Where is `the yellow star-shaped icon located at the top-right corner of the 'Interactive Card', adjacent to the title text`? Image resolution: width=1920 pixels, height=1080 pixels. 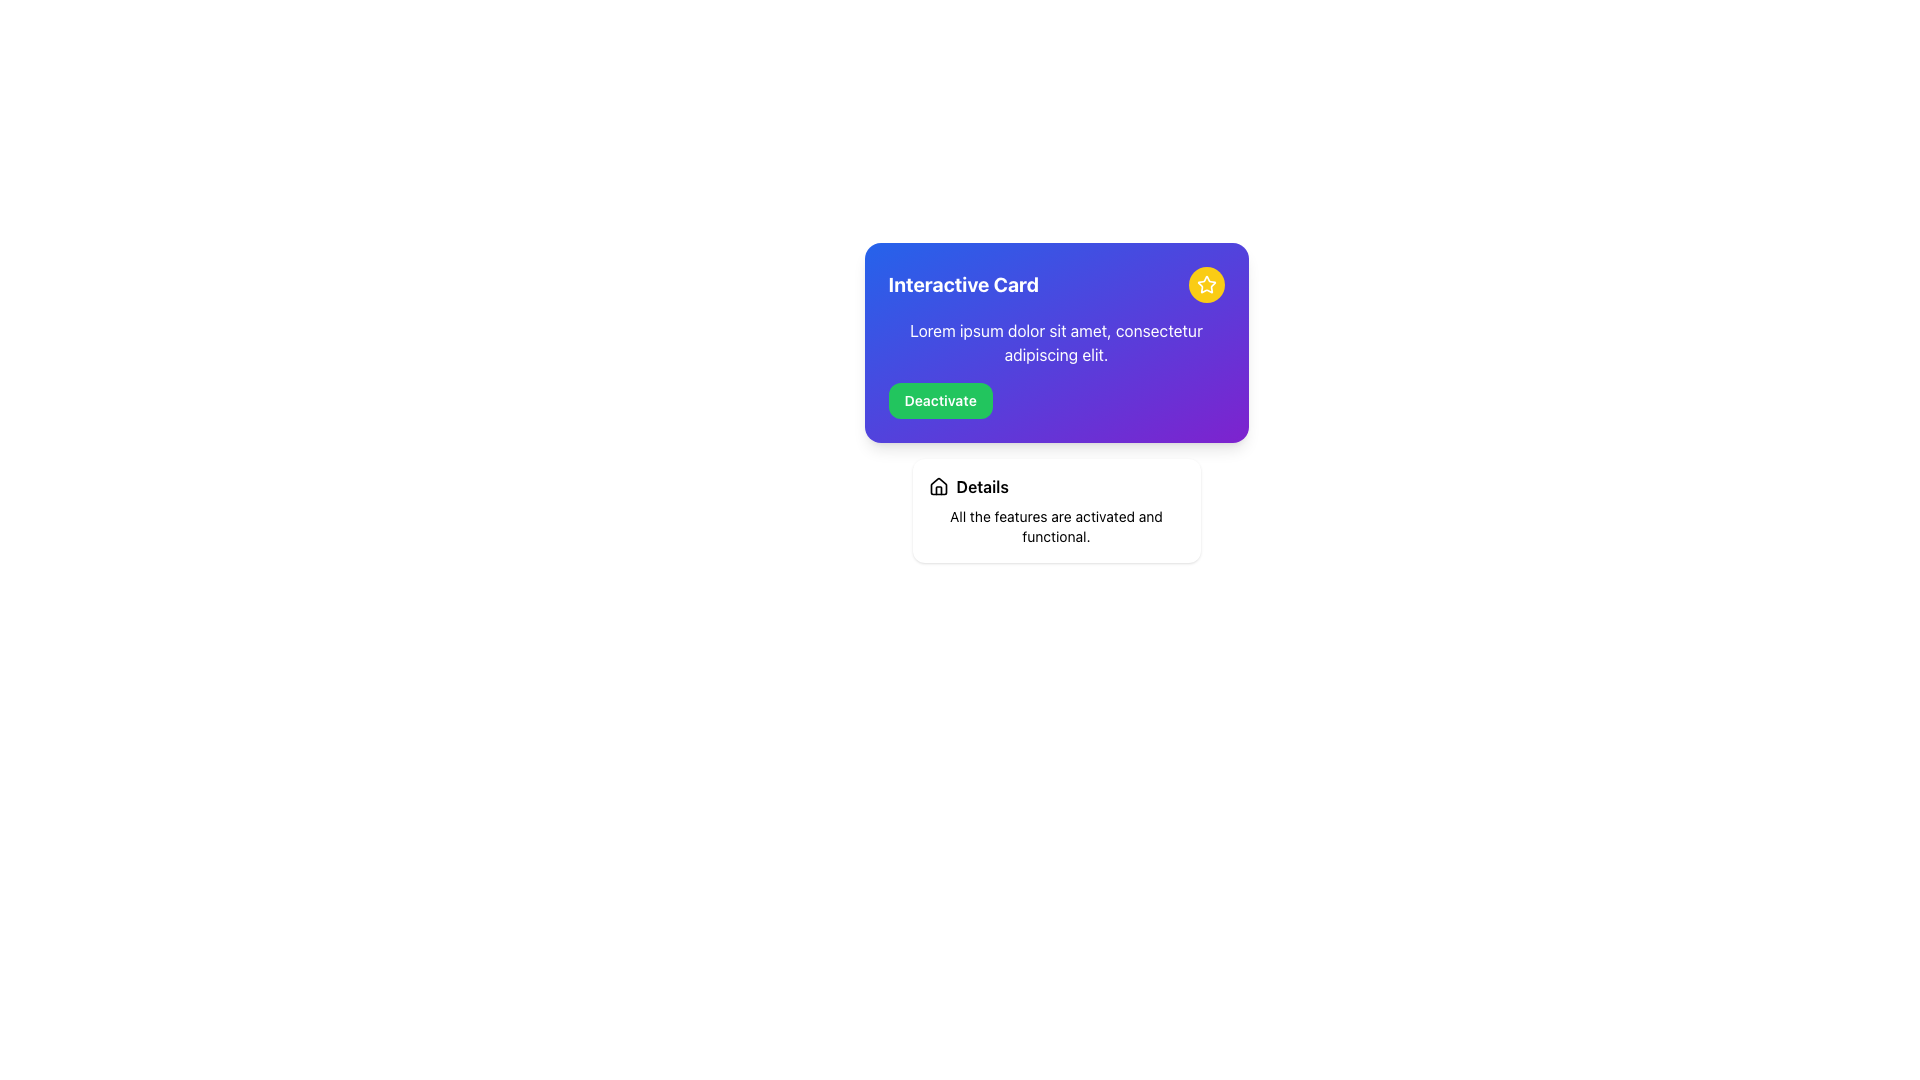 the yellow star-shaped icon located at the top-right corner of the 'Interactive Card', adjacent to the title text is located at coordinates (1205, 284).